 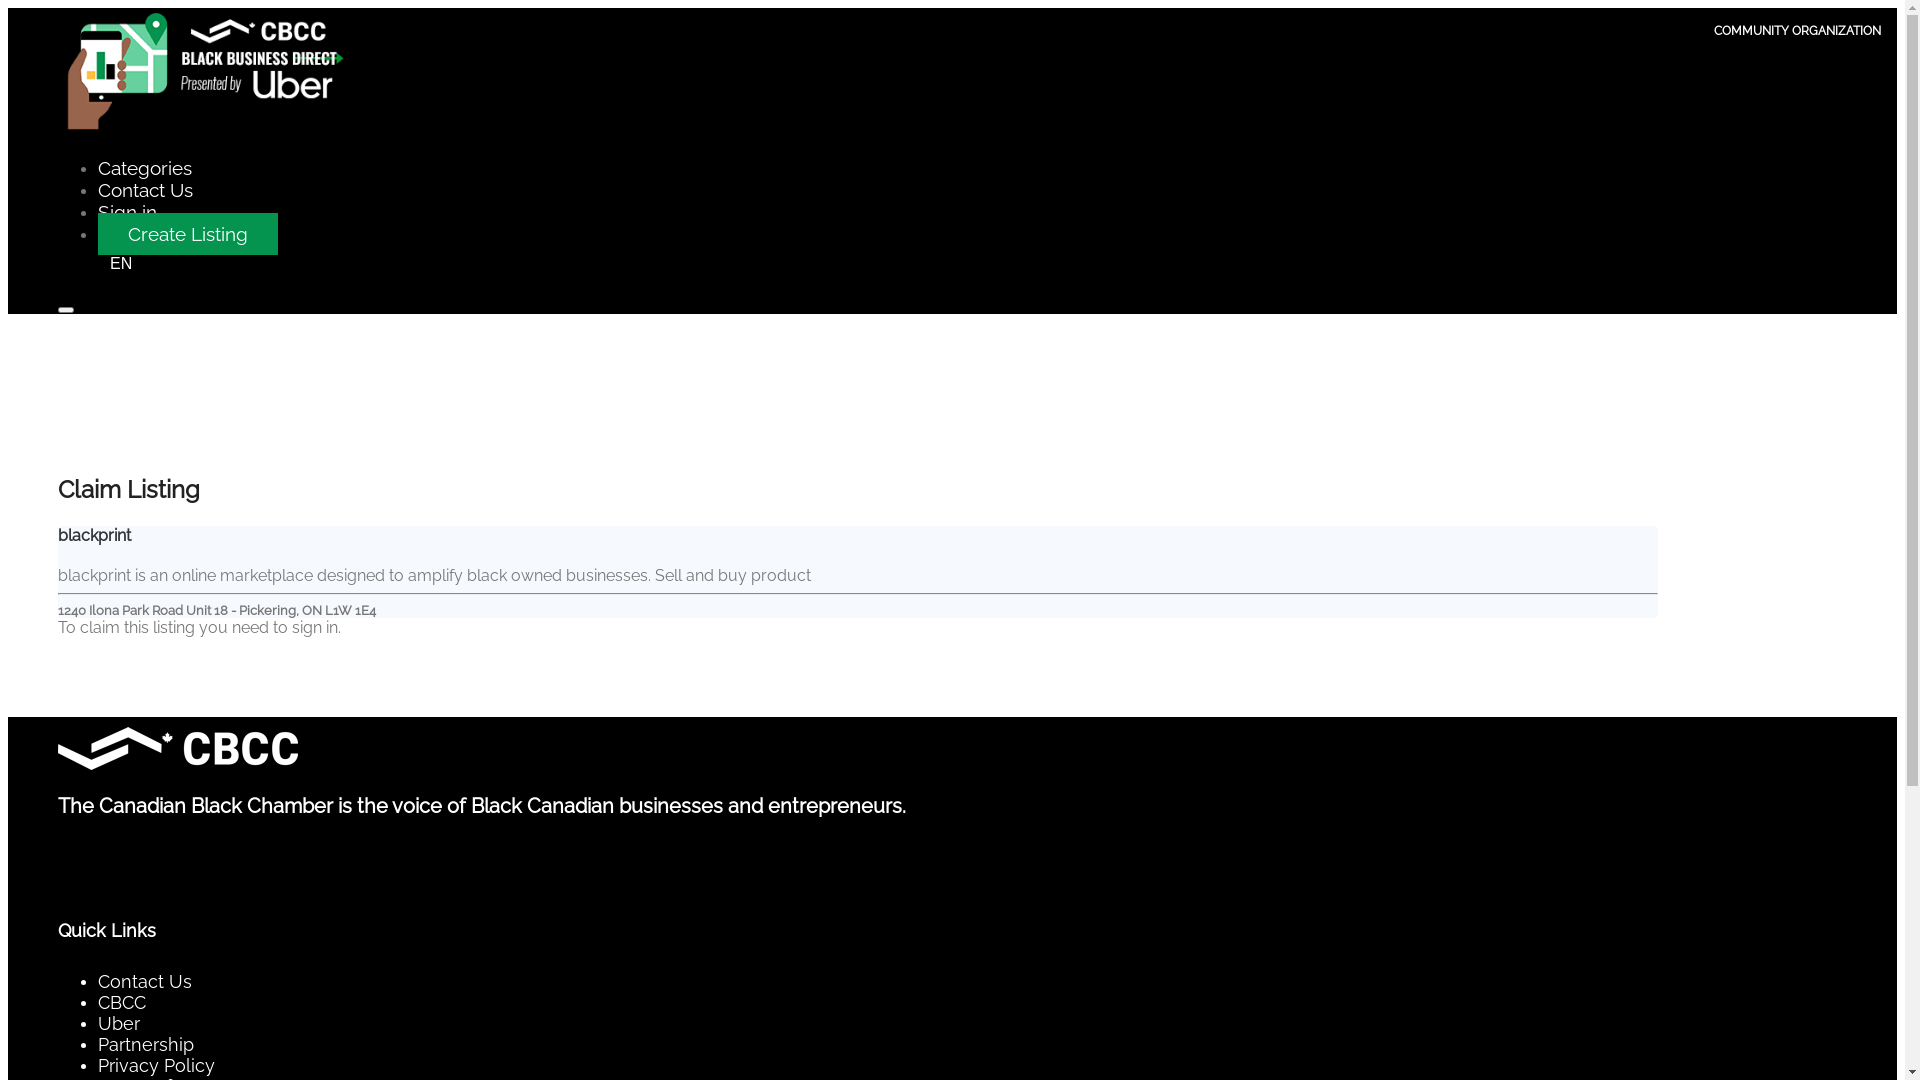 What do you see at coordinates (96, 980) in the screenshot?
I see `'Contact Us'` at bounding box center [96, 980].